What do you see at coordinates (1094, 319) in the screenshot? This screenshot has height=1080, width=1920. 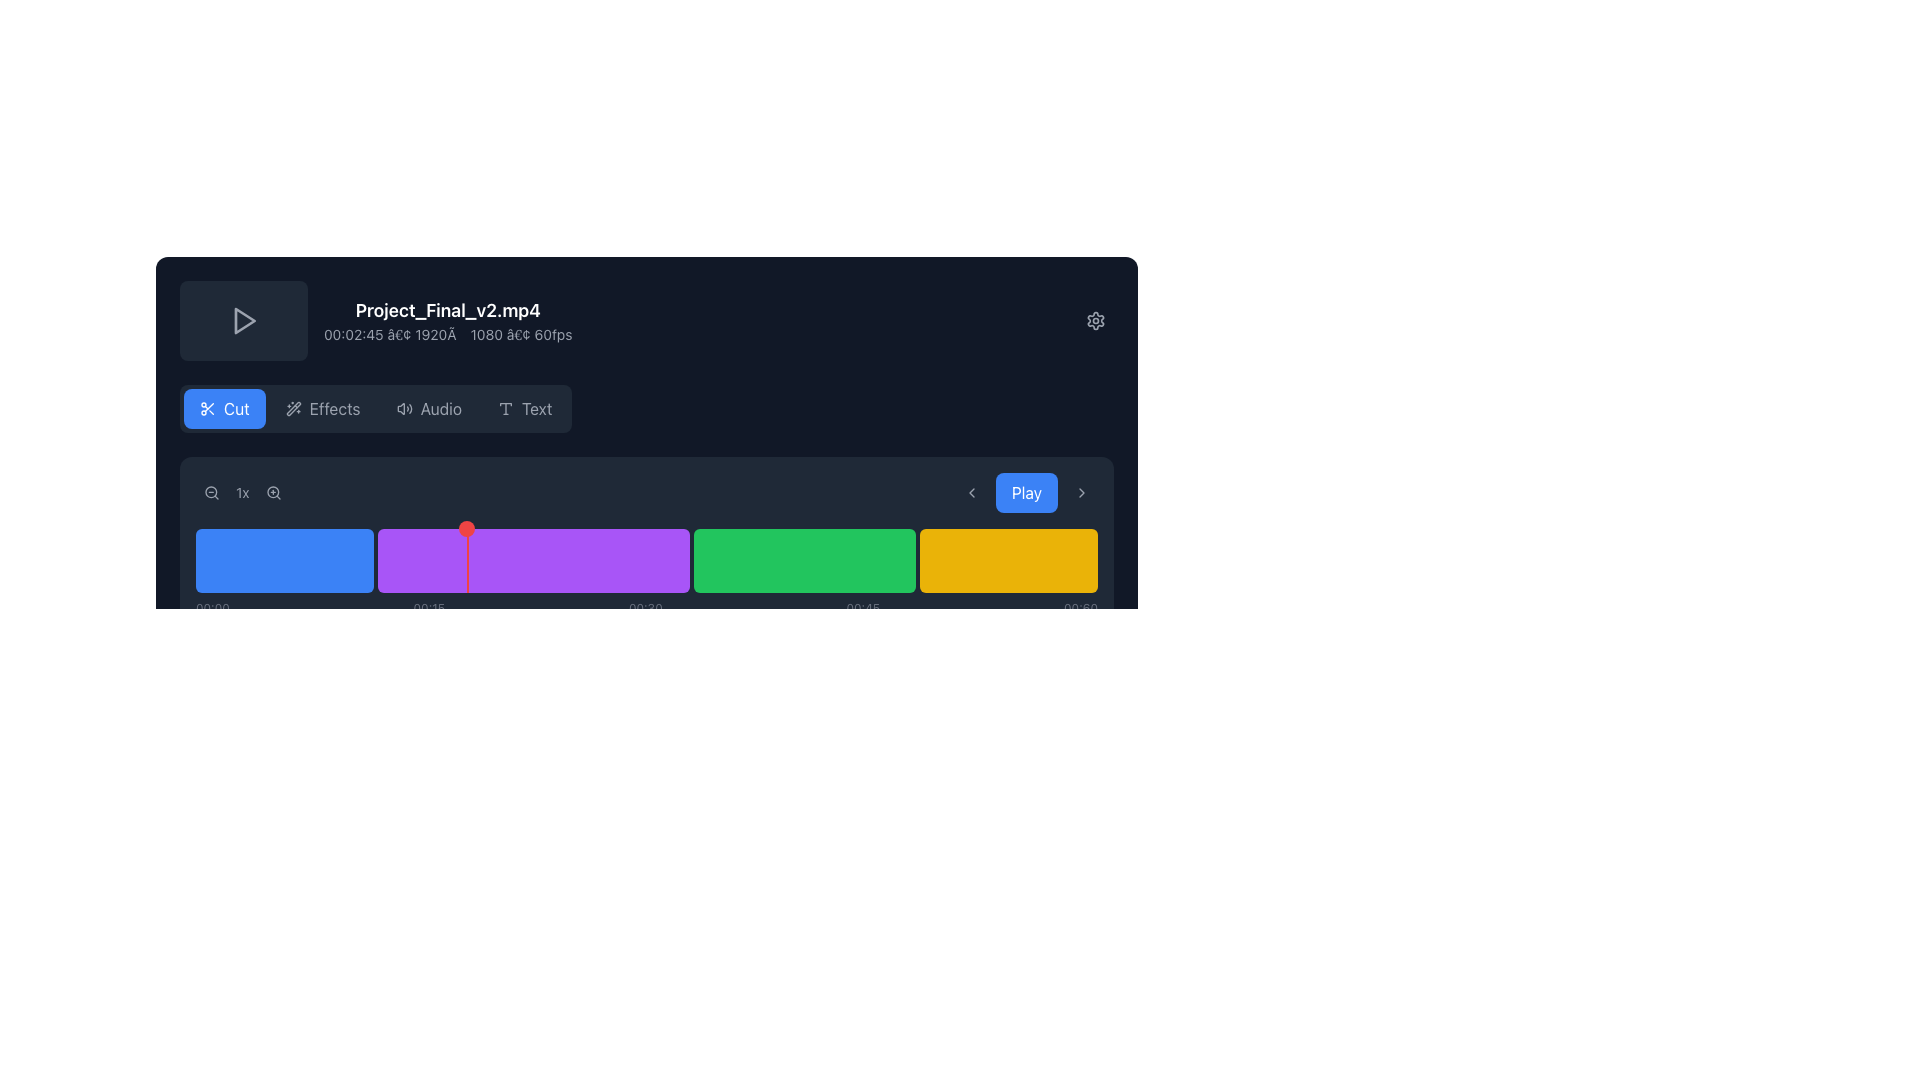 I see `the settings button icon, which resembles a gear and is located at the top-right corner of the file information section for 'Project_Final_v2.mp4'` at bounding box center [1094, 319].